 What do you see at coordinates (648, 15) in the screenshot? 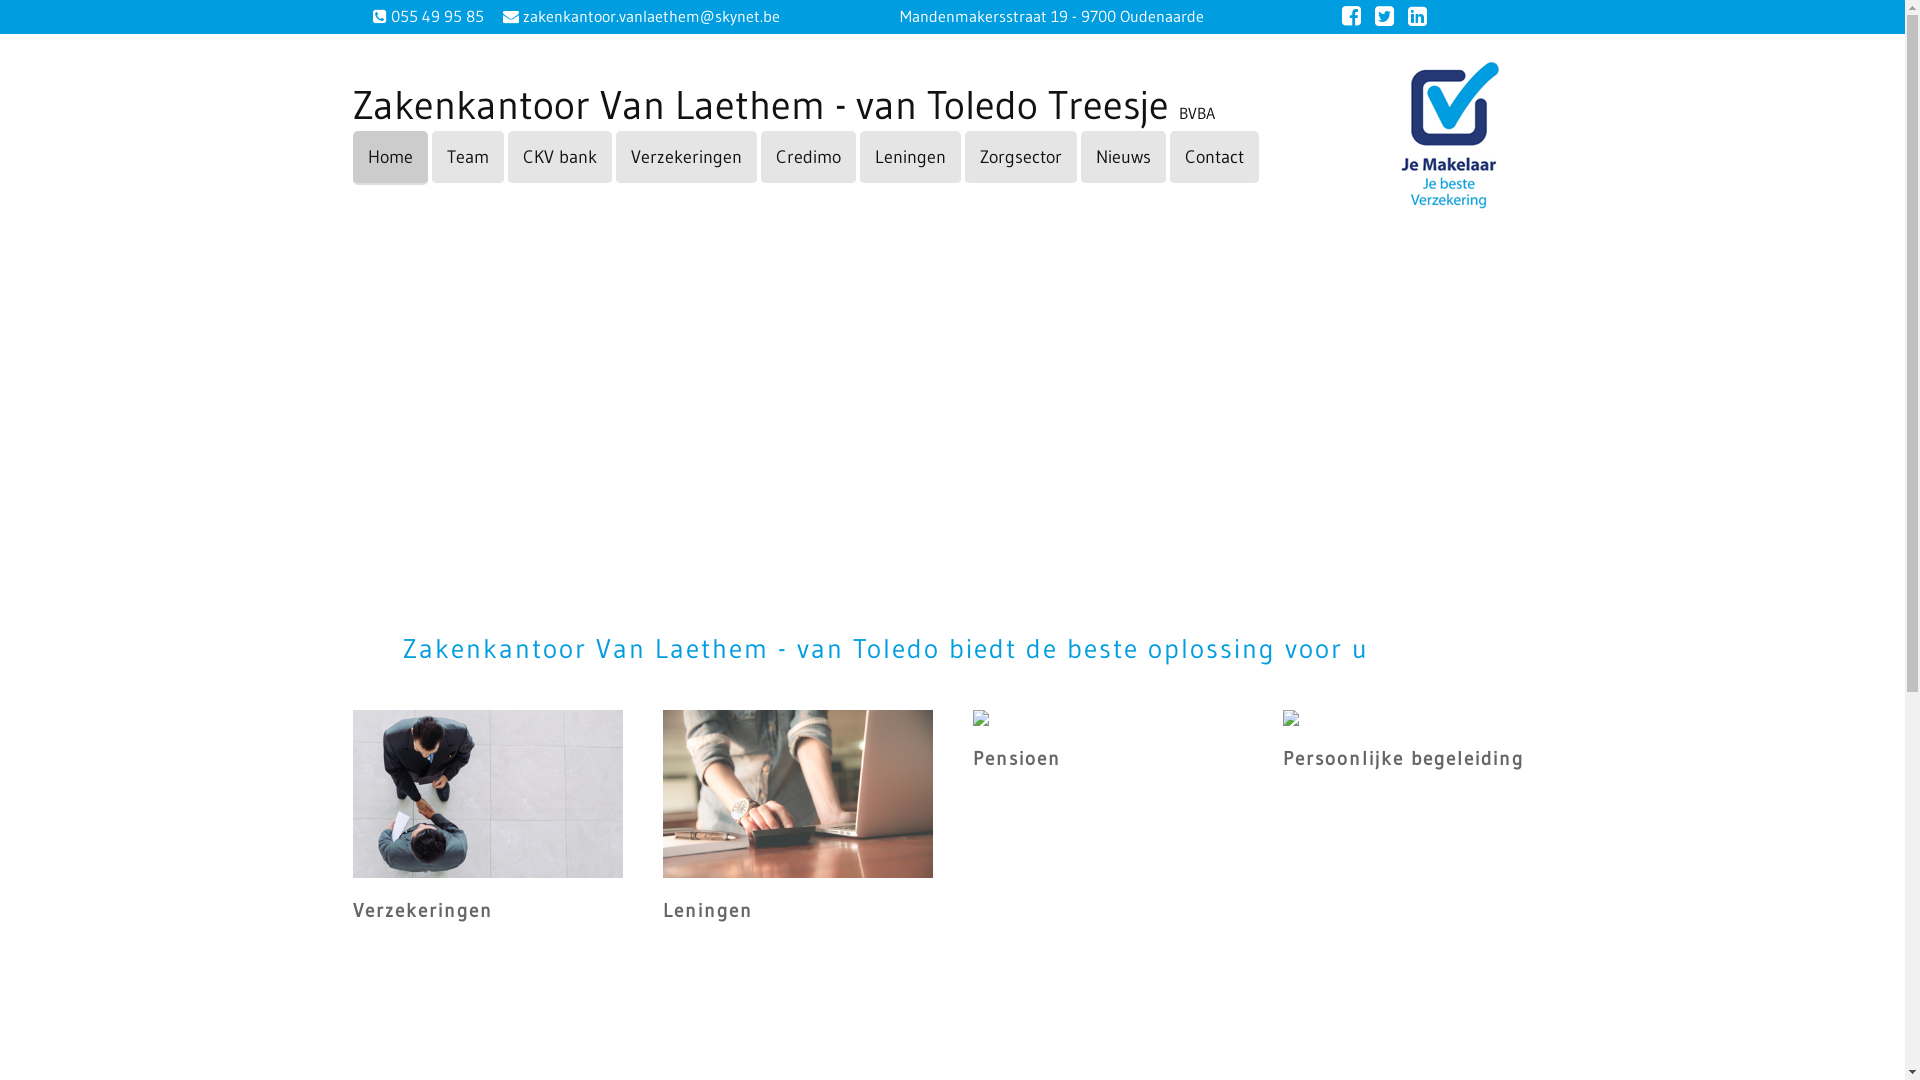
I see `'zakenkantoor.vanlaethem@skynet.be'` at bounding box center [648, 15].